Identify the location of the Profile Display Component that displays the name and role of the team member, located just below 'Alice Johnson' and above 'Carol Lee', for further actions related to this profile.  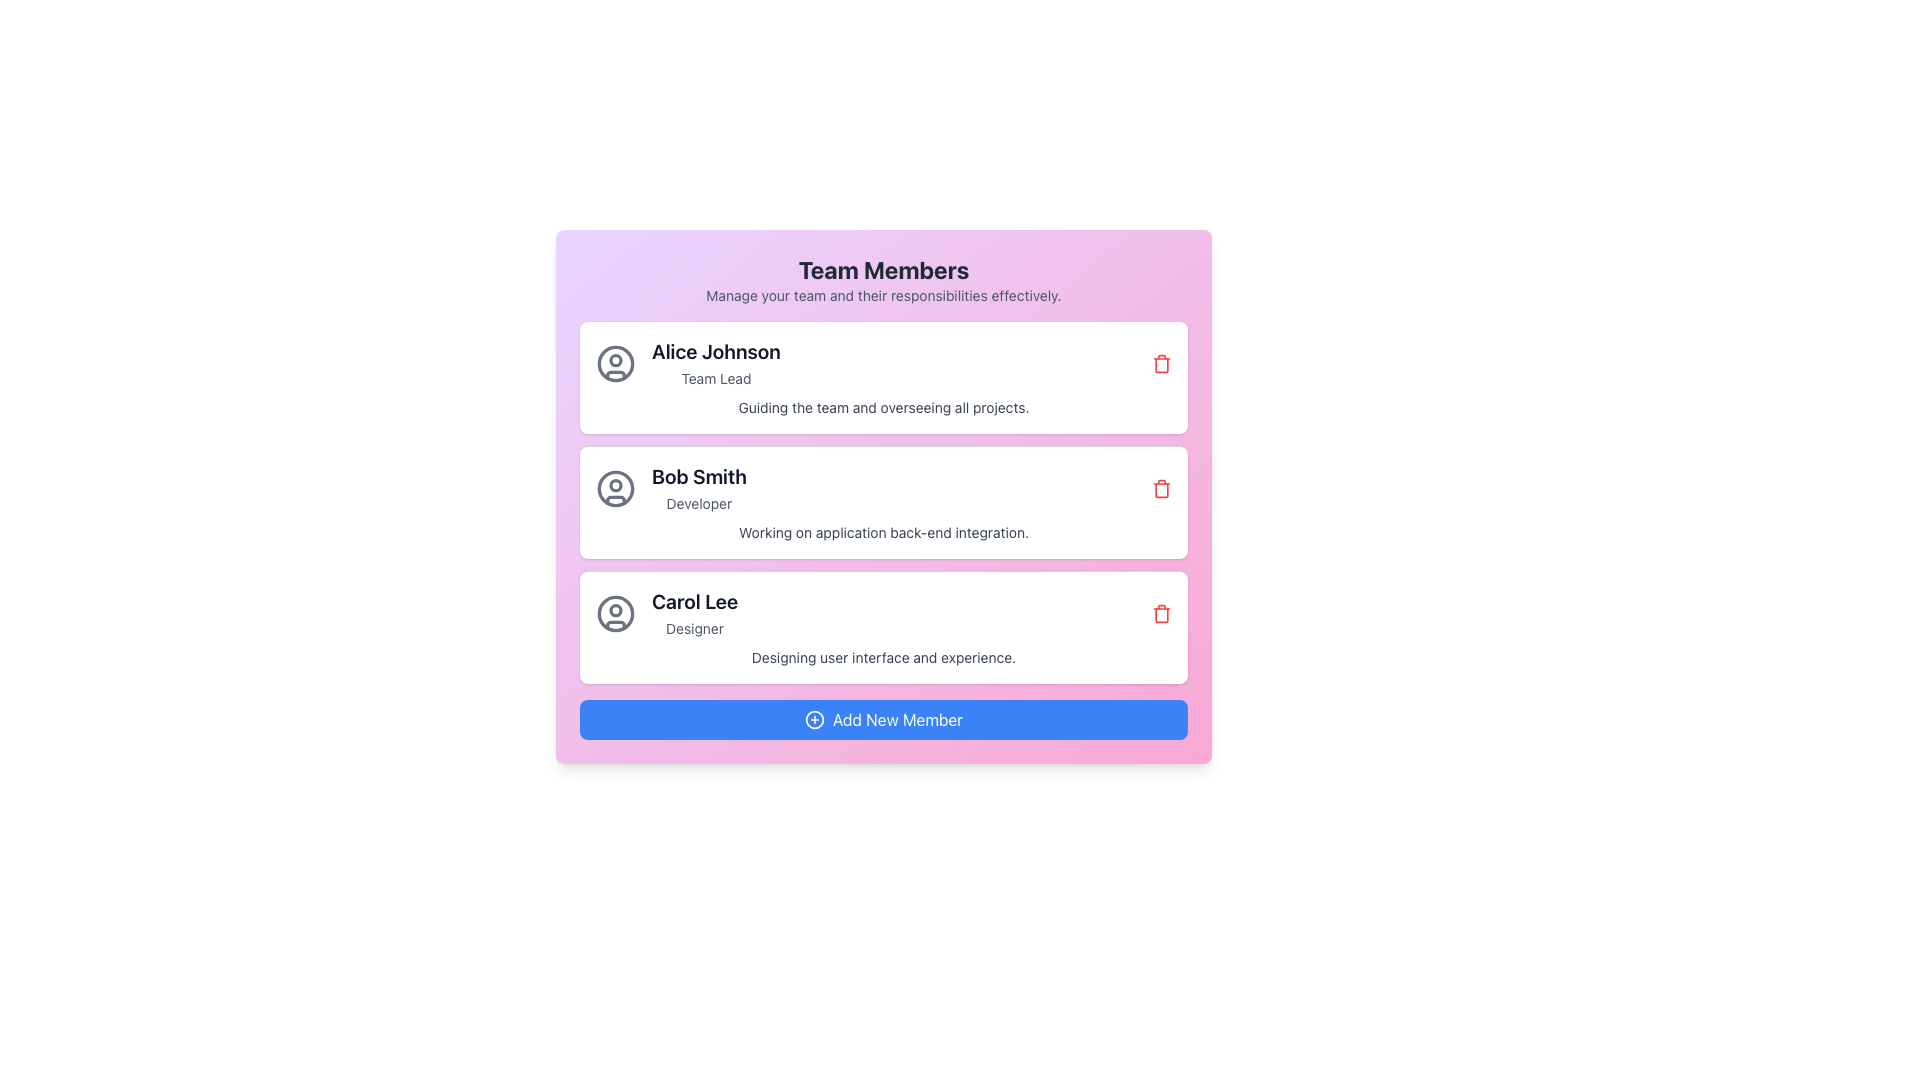
(671, 489).